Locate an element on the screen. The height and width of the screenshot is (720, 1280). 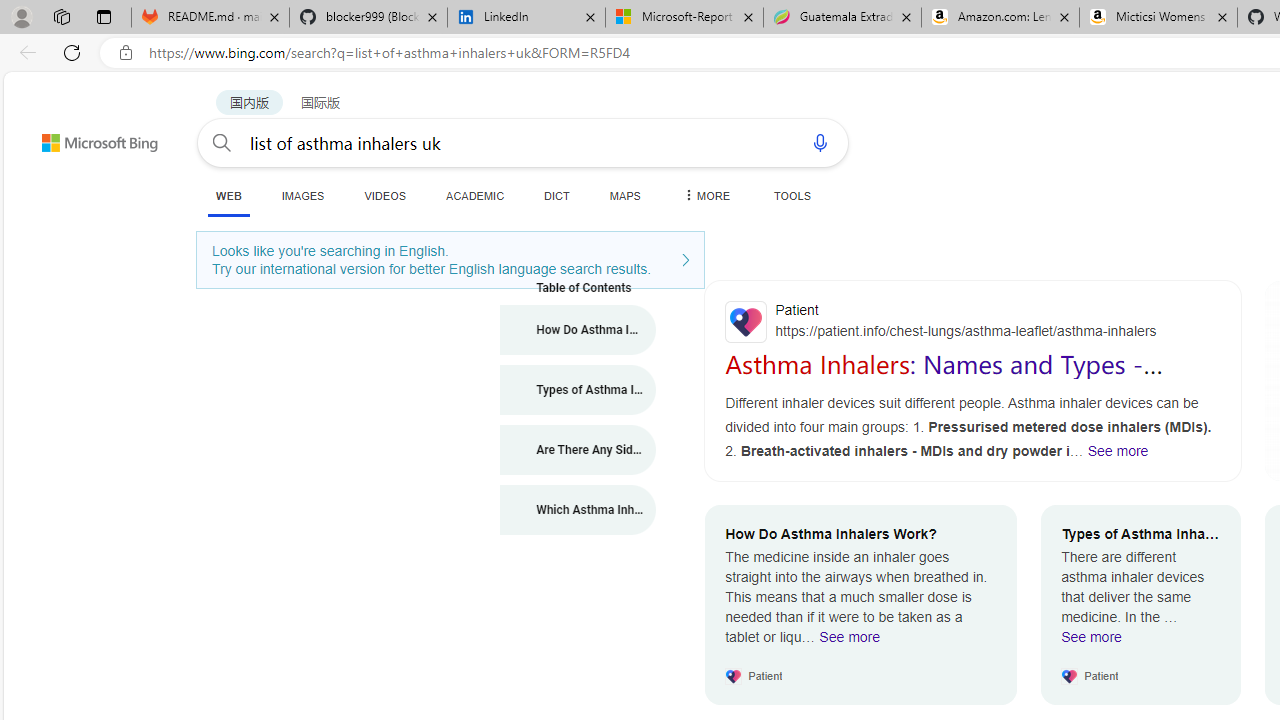
'VIDEOS' is located at coordinates (385, 195).